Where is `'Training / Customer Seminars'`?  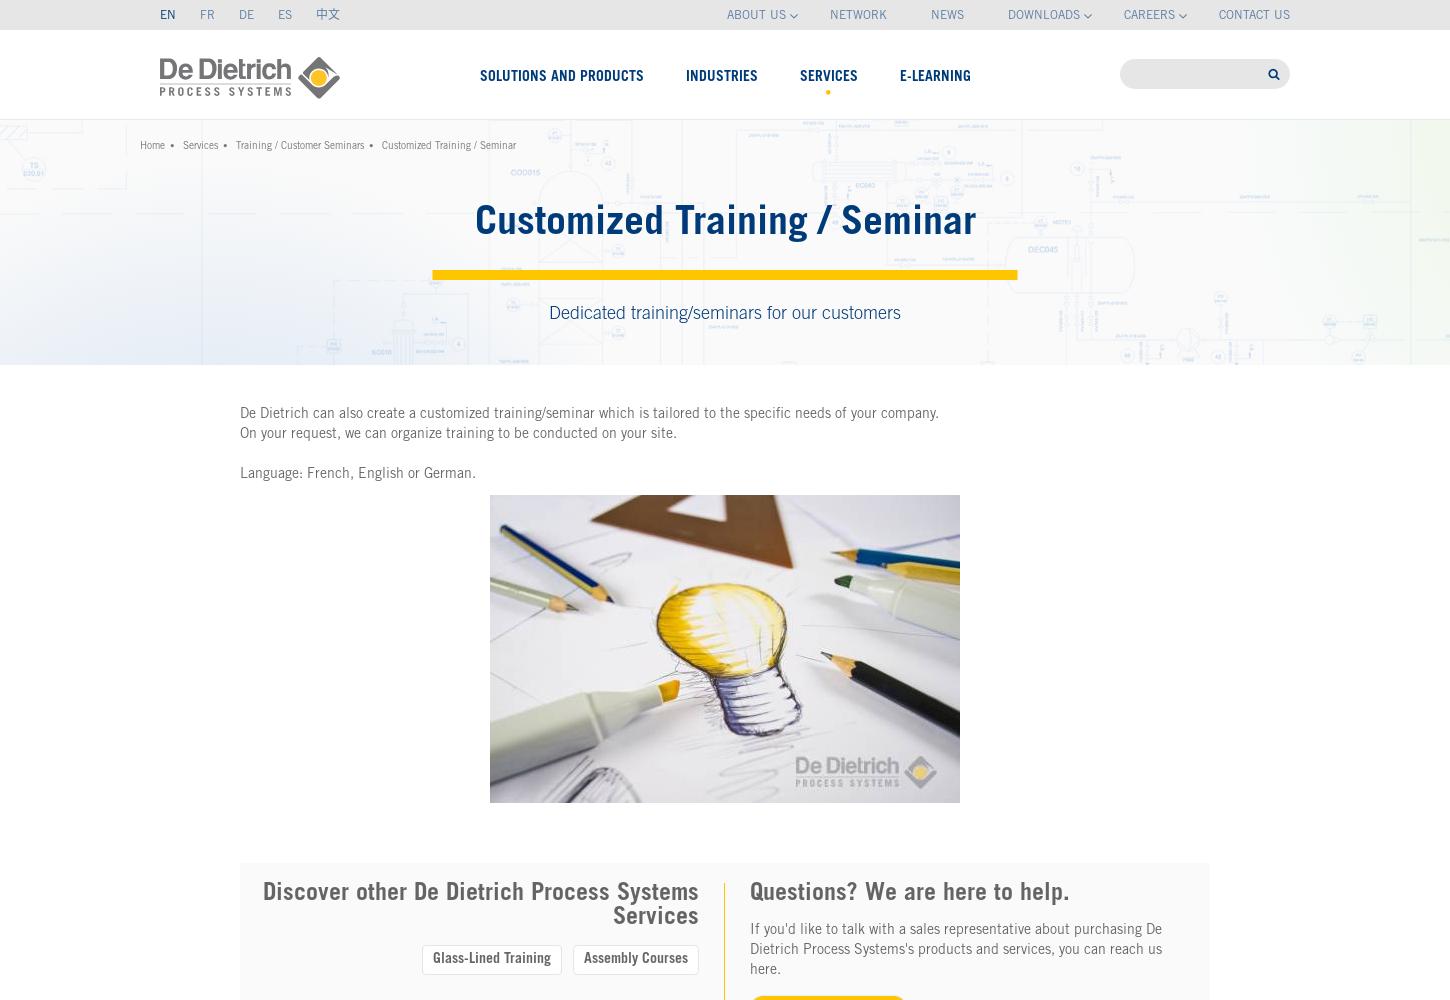
'Training / Customer Seminars' is located at coordinates (235, 147).